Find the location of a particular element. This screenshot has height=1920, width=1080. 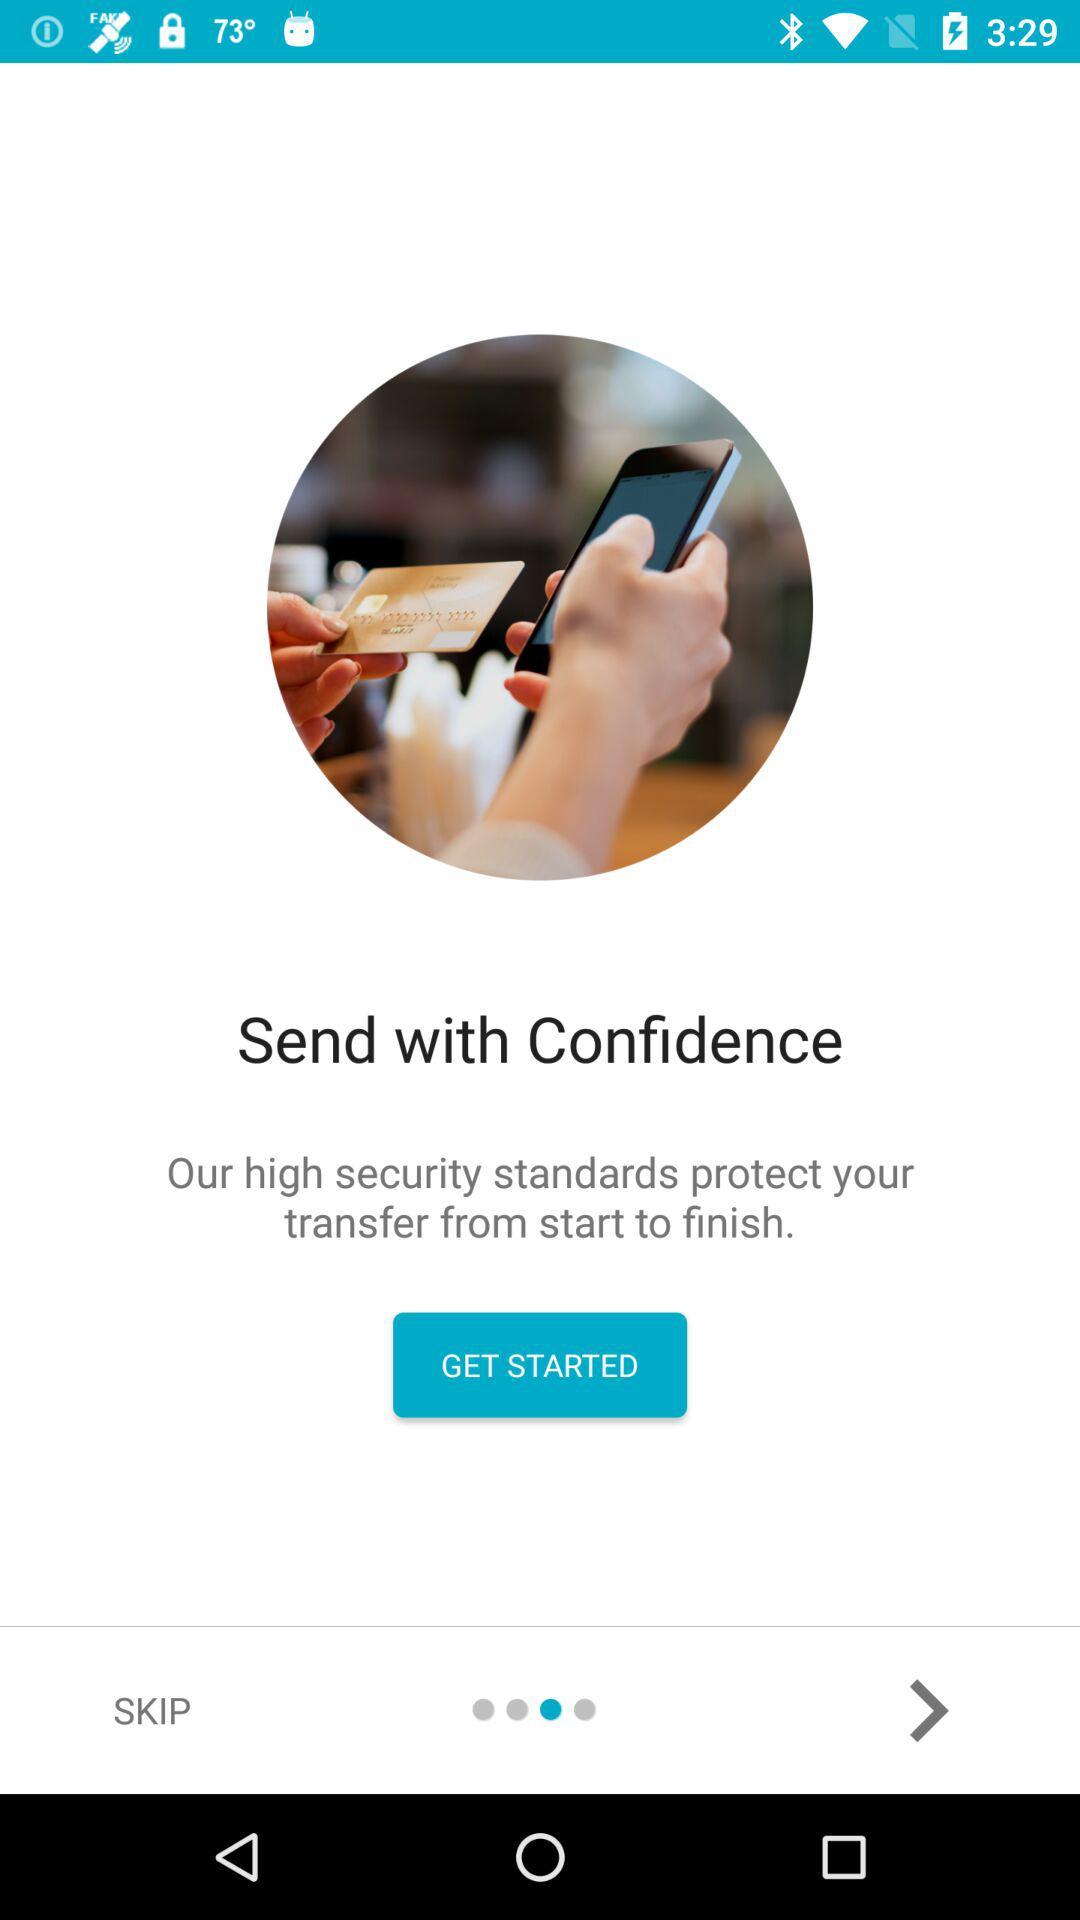

the arrow_forward icon is located at coordinates (927, 1709).